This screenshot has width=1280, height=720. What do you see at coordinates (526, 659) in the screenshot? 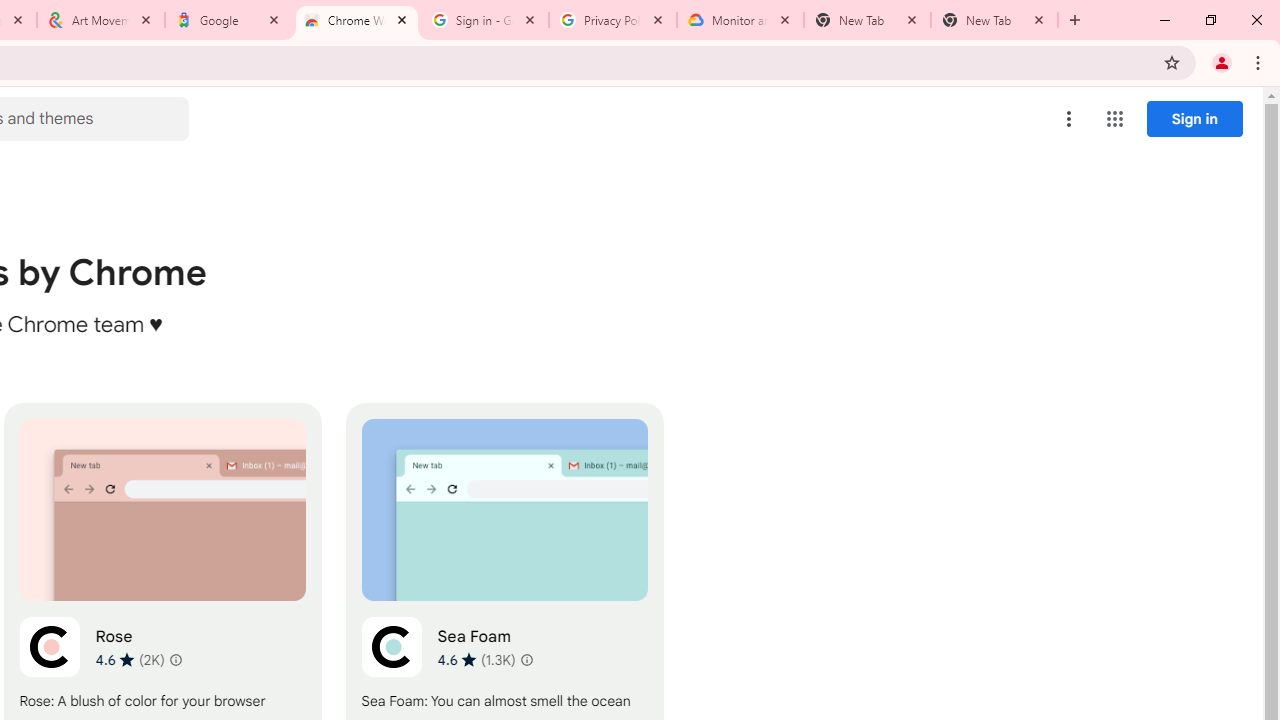
I see `'Learn more about results and reviews "Sea Foam"'` at bounding box center [526, 659].